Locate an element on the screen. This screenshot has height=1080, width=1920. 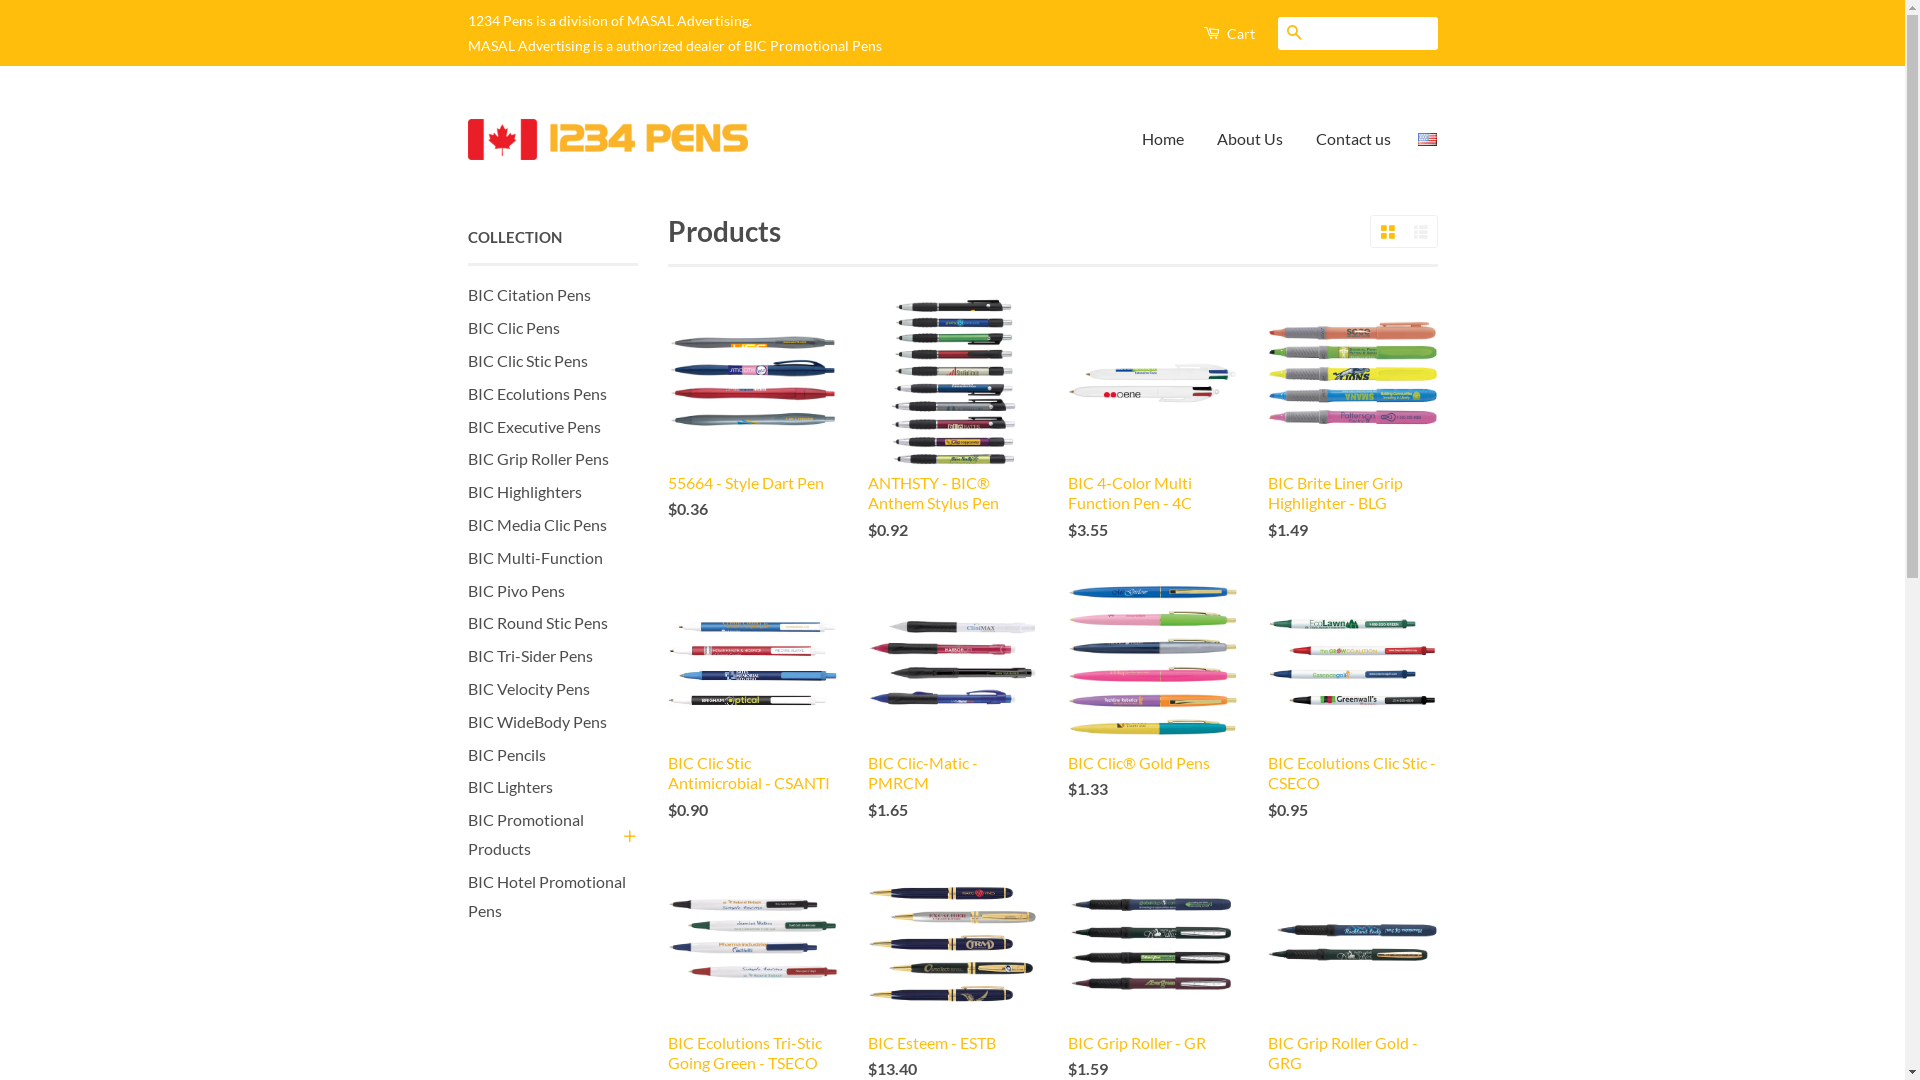
'BIC Media Clic Pens' is located at coordinates (537, 523).